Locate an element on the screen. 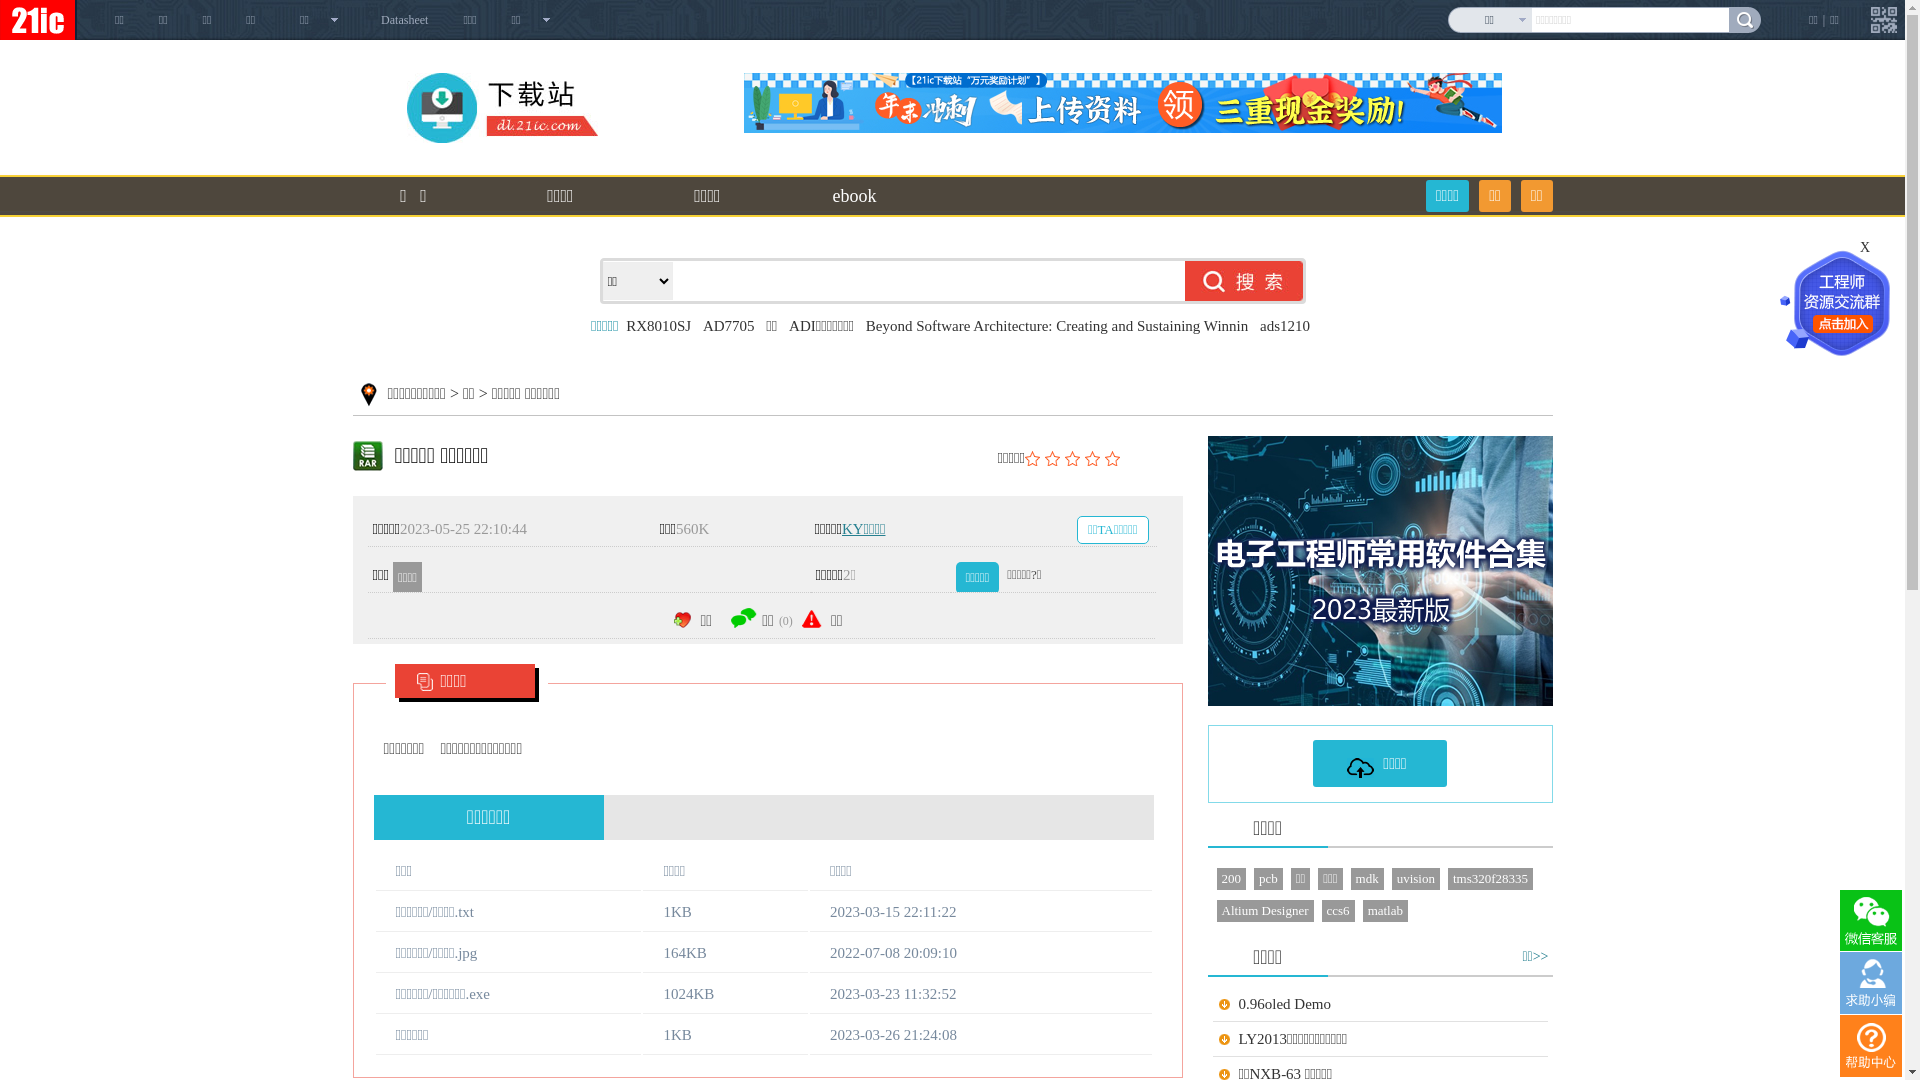 Image resolution: width=1920 pixels, height=1080 pixels. 'matlab' is located at coordinates (1362, 910).